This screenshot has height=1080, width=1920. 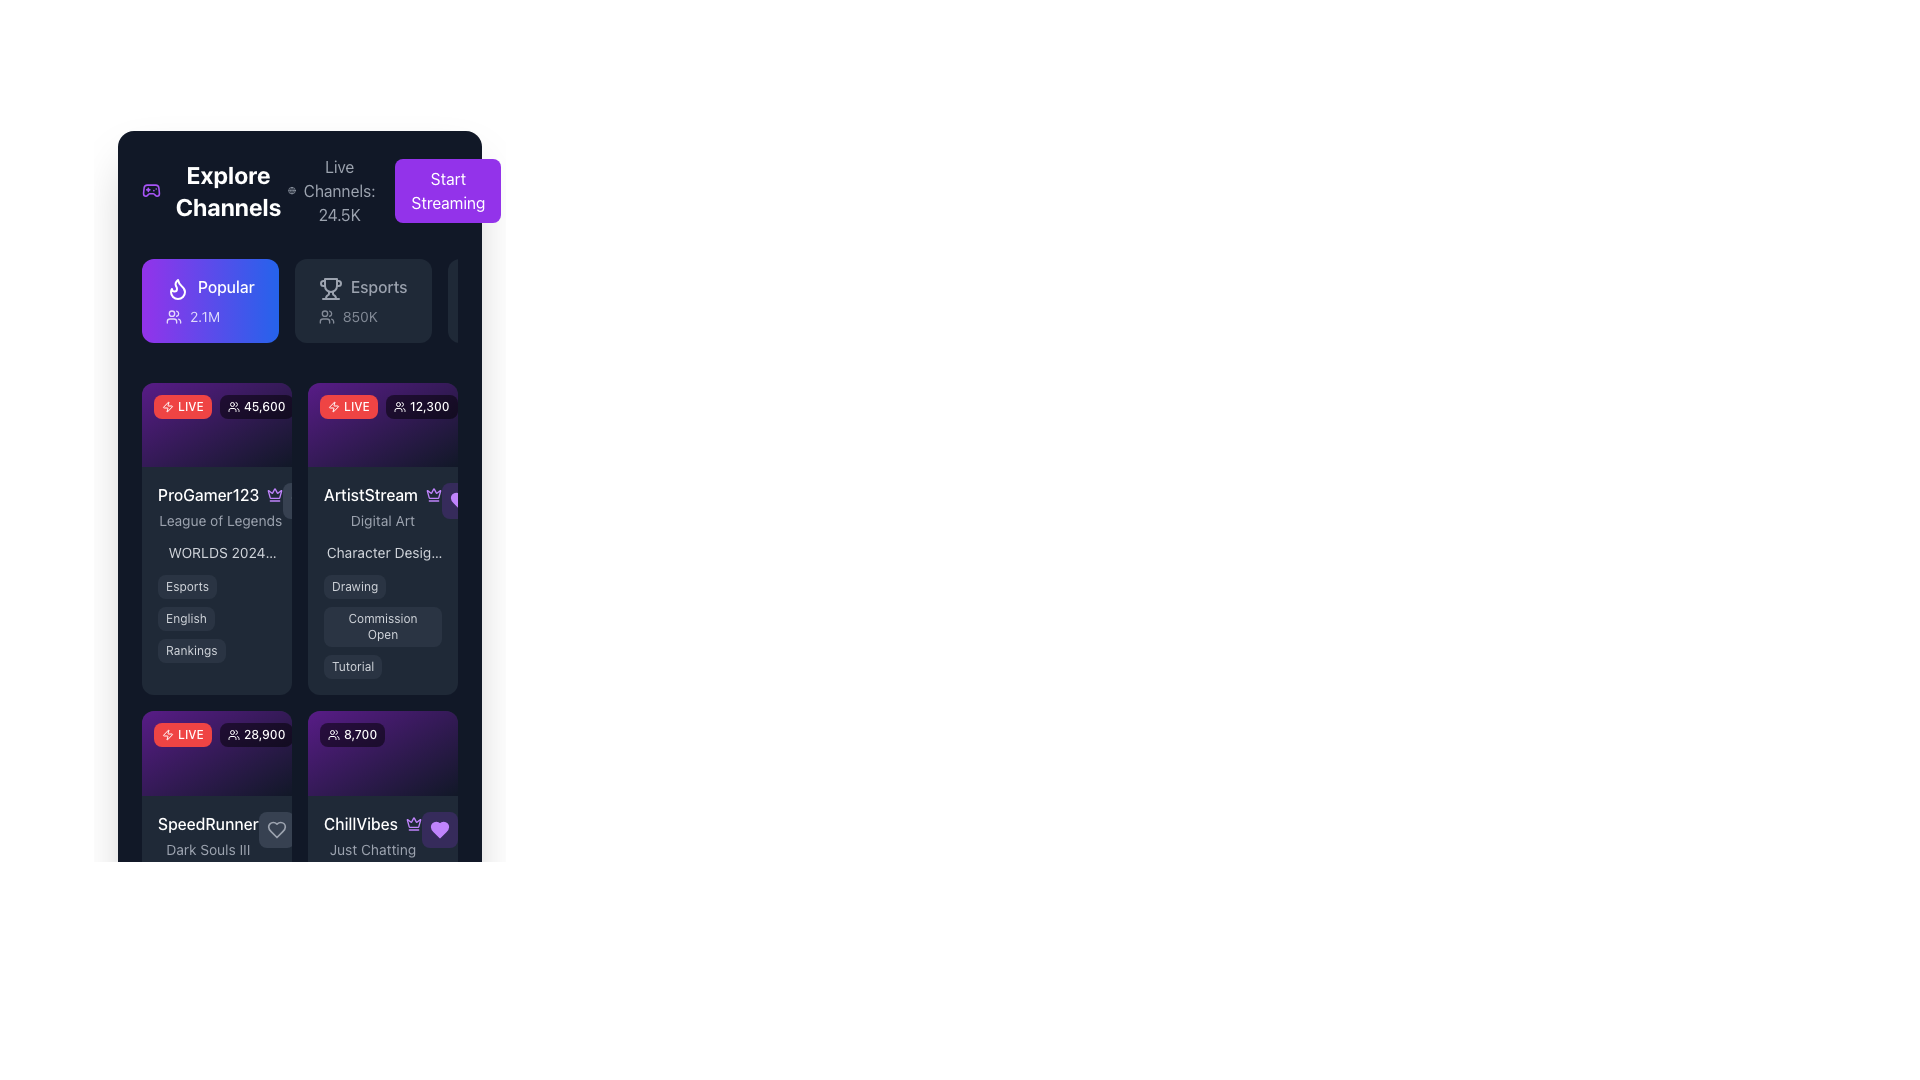 What do you see at coordinates (394, 191) in the screenshot?
I see `the 'Start Streaming' button, which is part of a composite UI component displaying the number of live channels ('24.5K') and providing an actionable button for initiating a streaming session, located in the header section between 'Explore Channels' and the 'Start Streaming' button` at bounding box center [394, 191].